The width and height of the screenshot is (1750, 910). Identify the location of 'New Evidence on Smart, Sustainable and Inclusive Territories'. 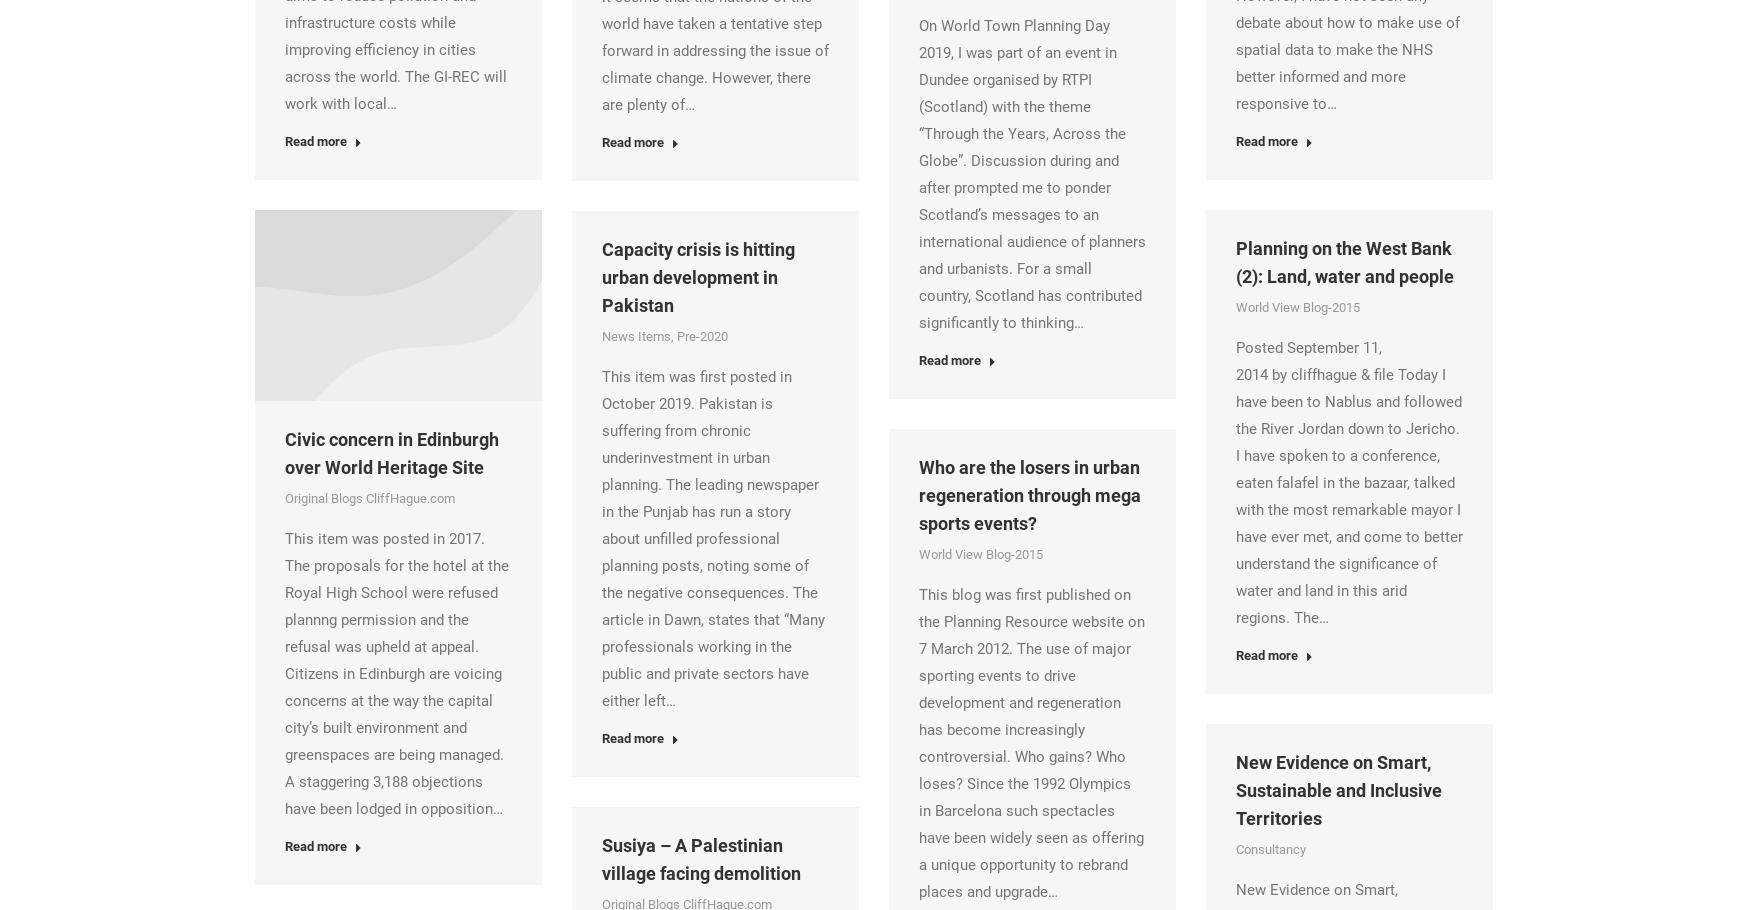
(1338, 788).